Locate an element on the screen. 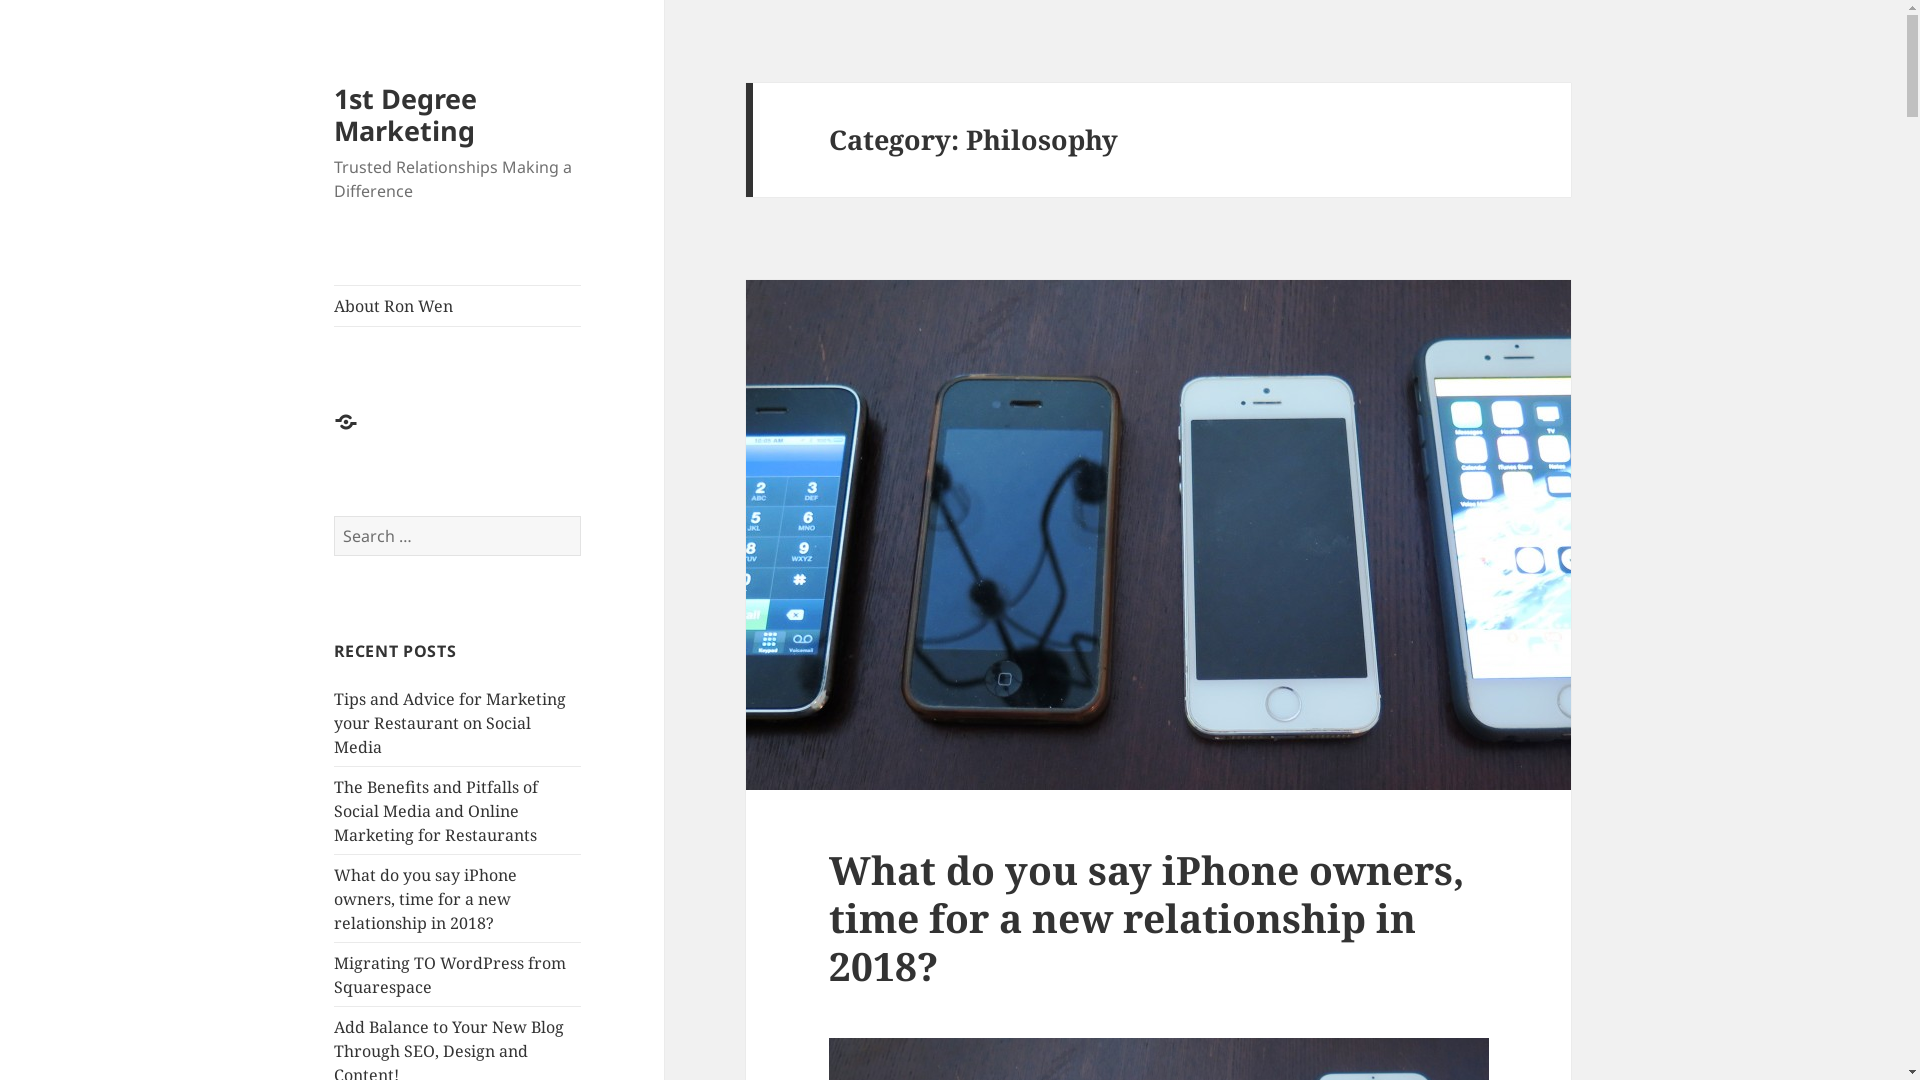 The height and width of the screenshot is (1080, 1920). '1st Degree Marketing' is located at coordinates (404, 114).